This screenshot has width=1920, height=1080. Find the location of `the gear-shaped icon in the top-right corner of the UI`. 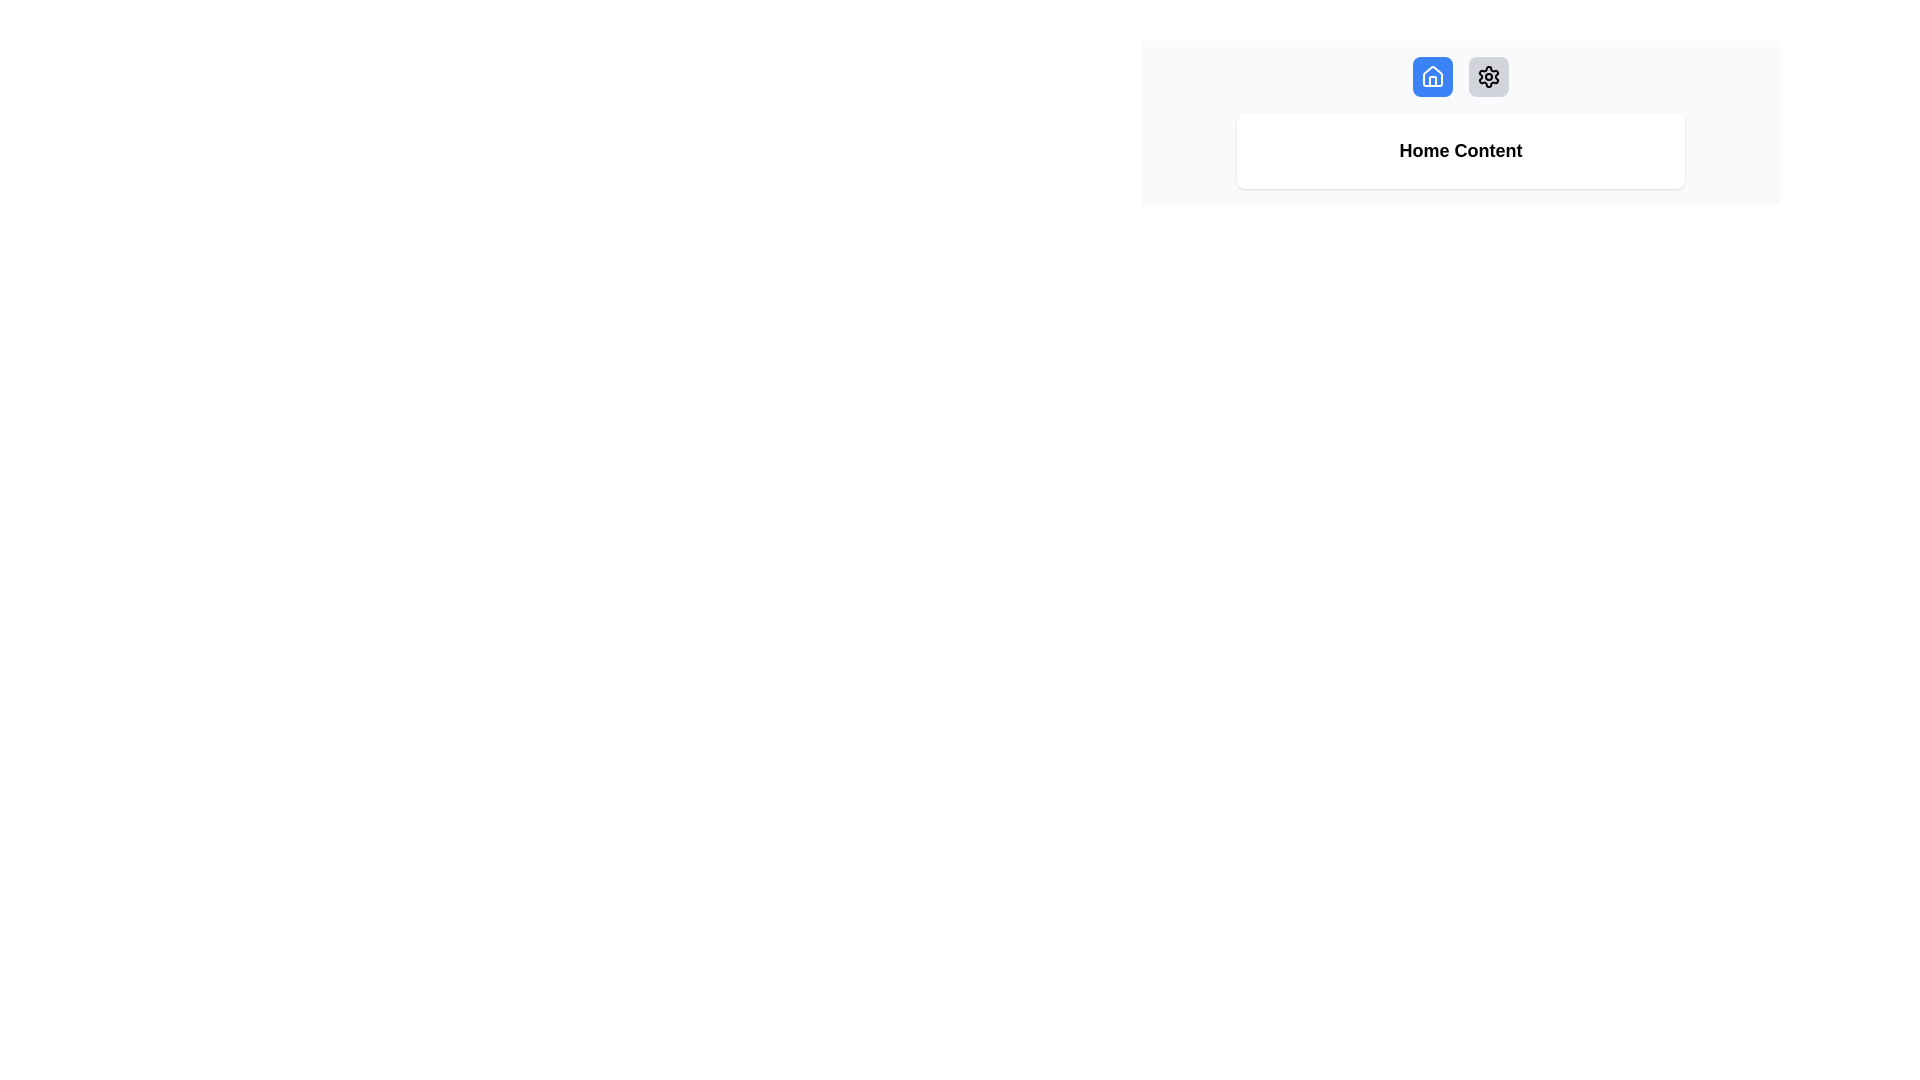

the gear-shaped icon in the top-right corner of the UI is located at coordinates (1488, 76).